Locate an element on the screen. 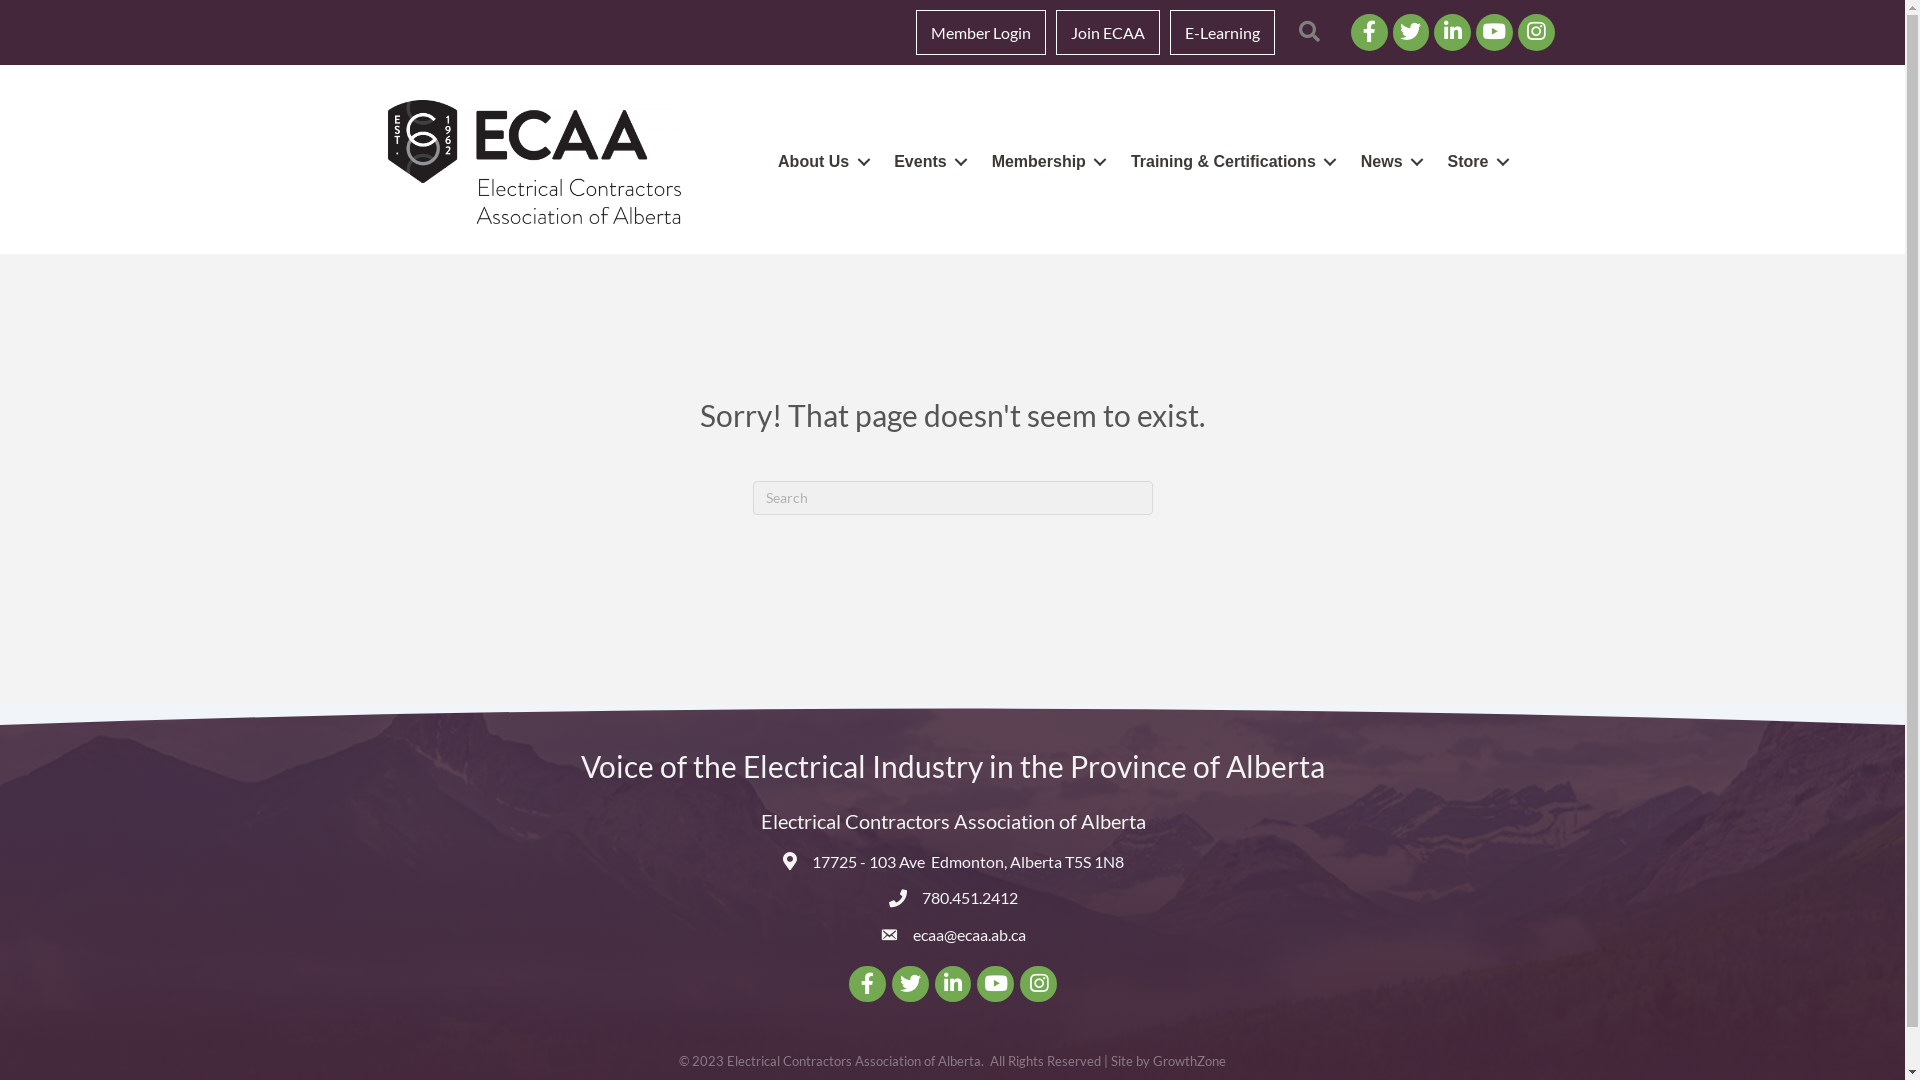 The width and height of the screenshot is (1920, 1080). 'Membership' is located at coordinates (1045, 160).